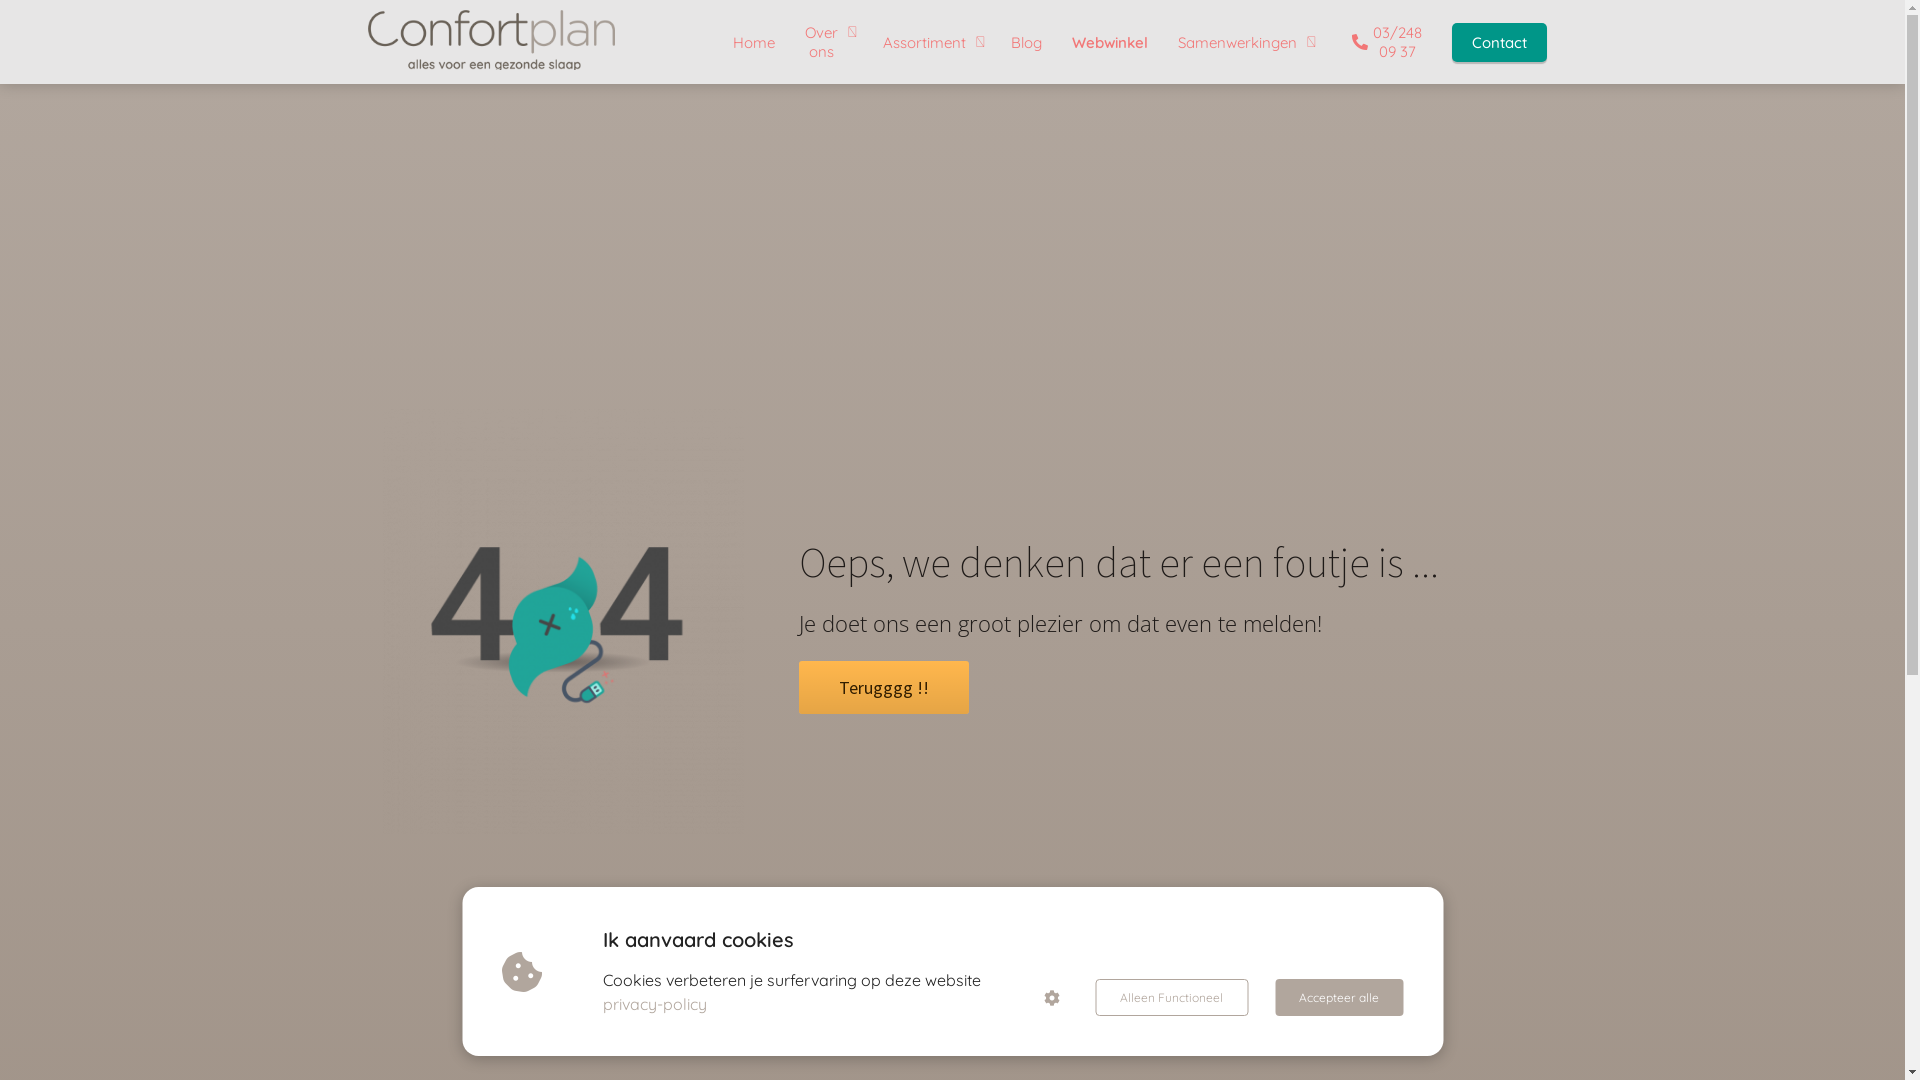  What do you see at coordinates (1026, 42) in the screenshot?
I see `'Blog'` at bounding box center [1026, 42].